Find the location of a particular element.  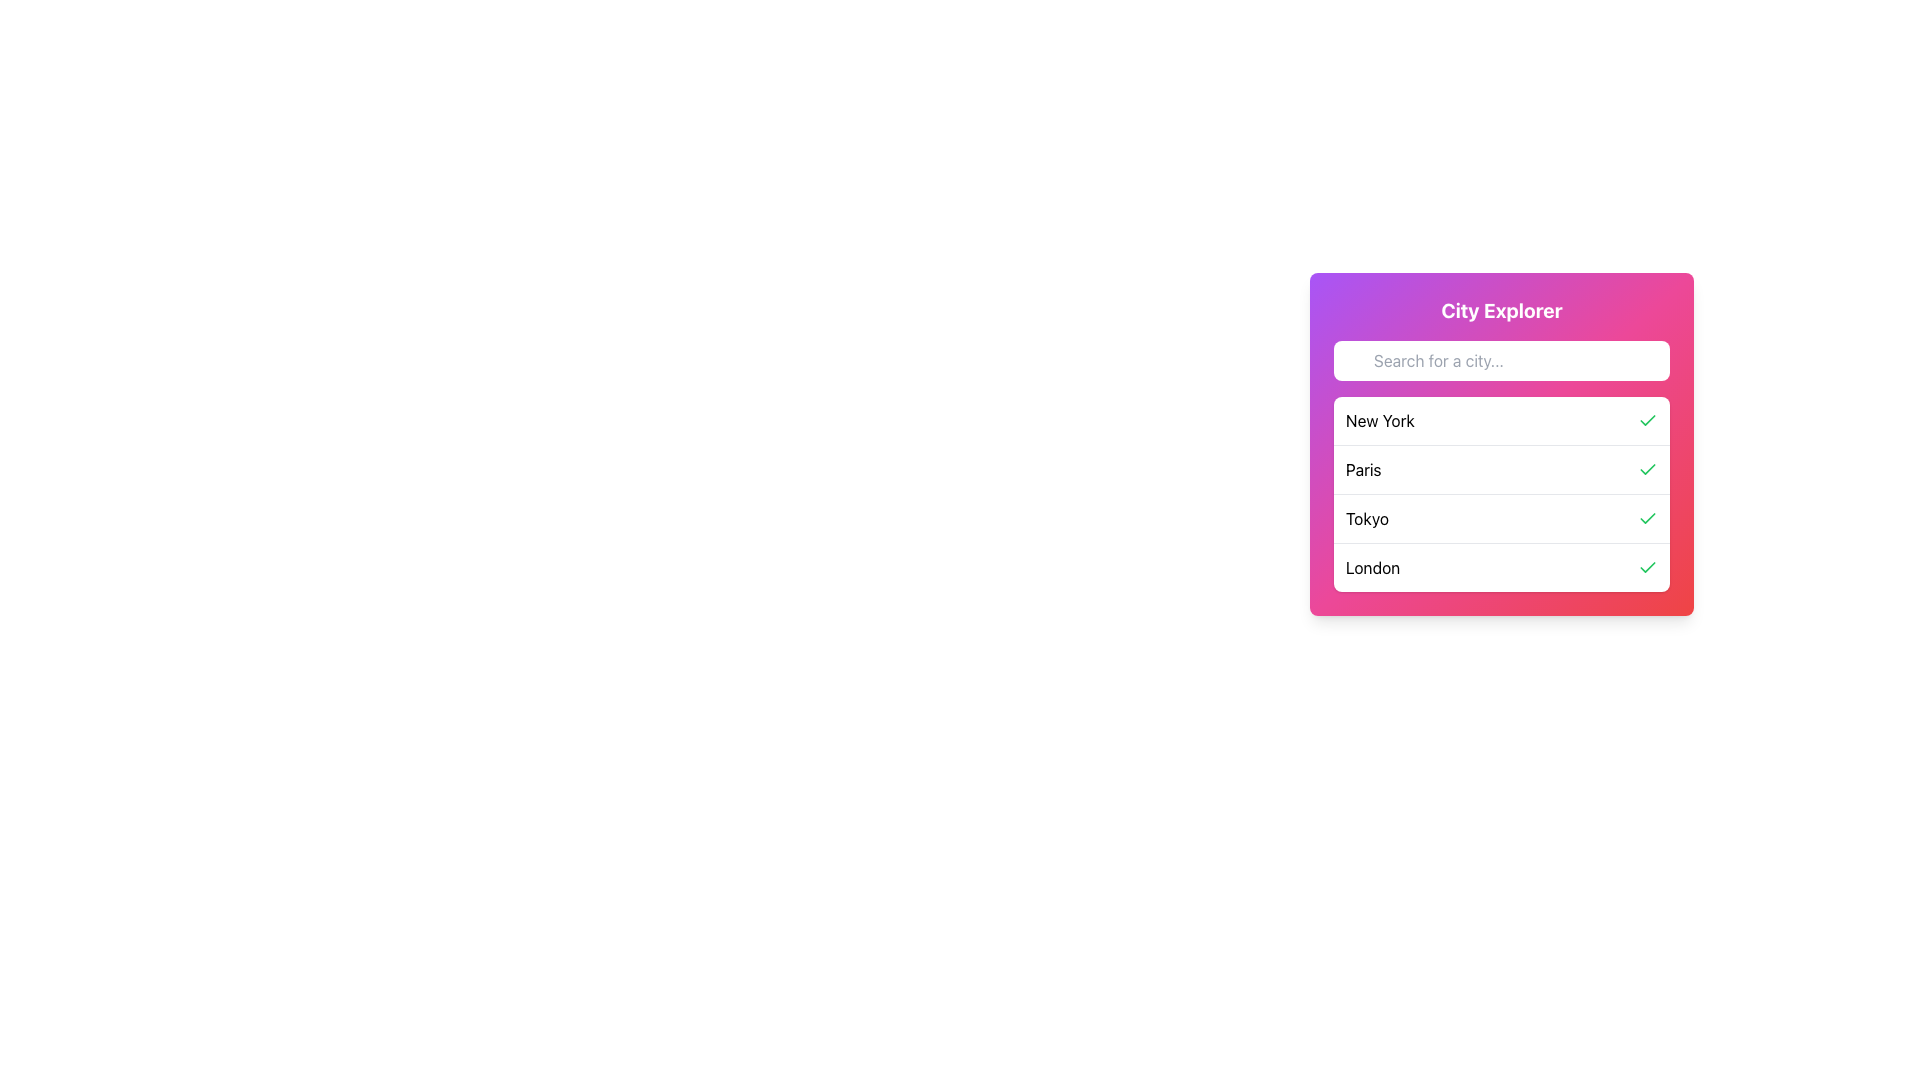

the Text Label at the top of the card with a purple-to-red gradient background, which serves as a title or heading for the card is located at coordinates (1502, 311).